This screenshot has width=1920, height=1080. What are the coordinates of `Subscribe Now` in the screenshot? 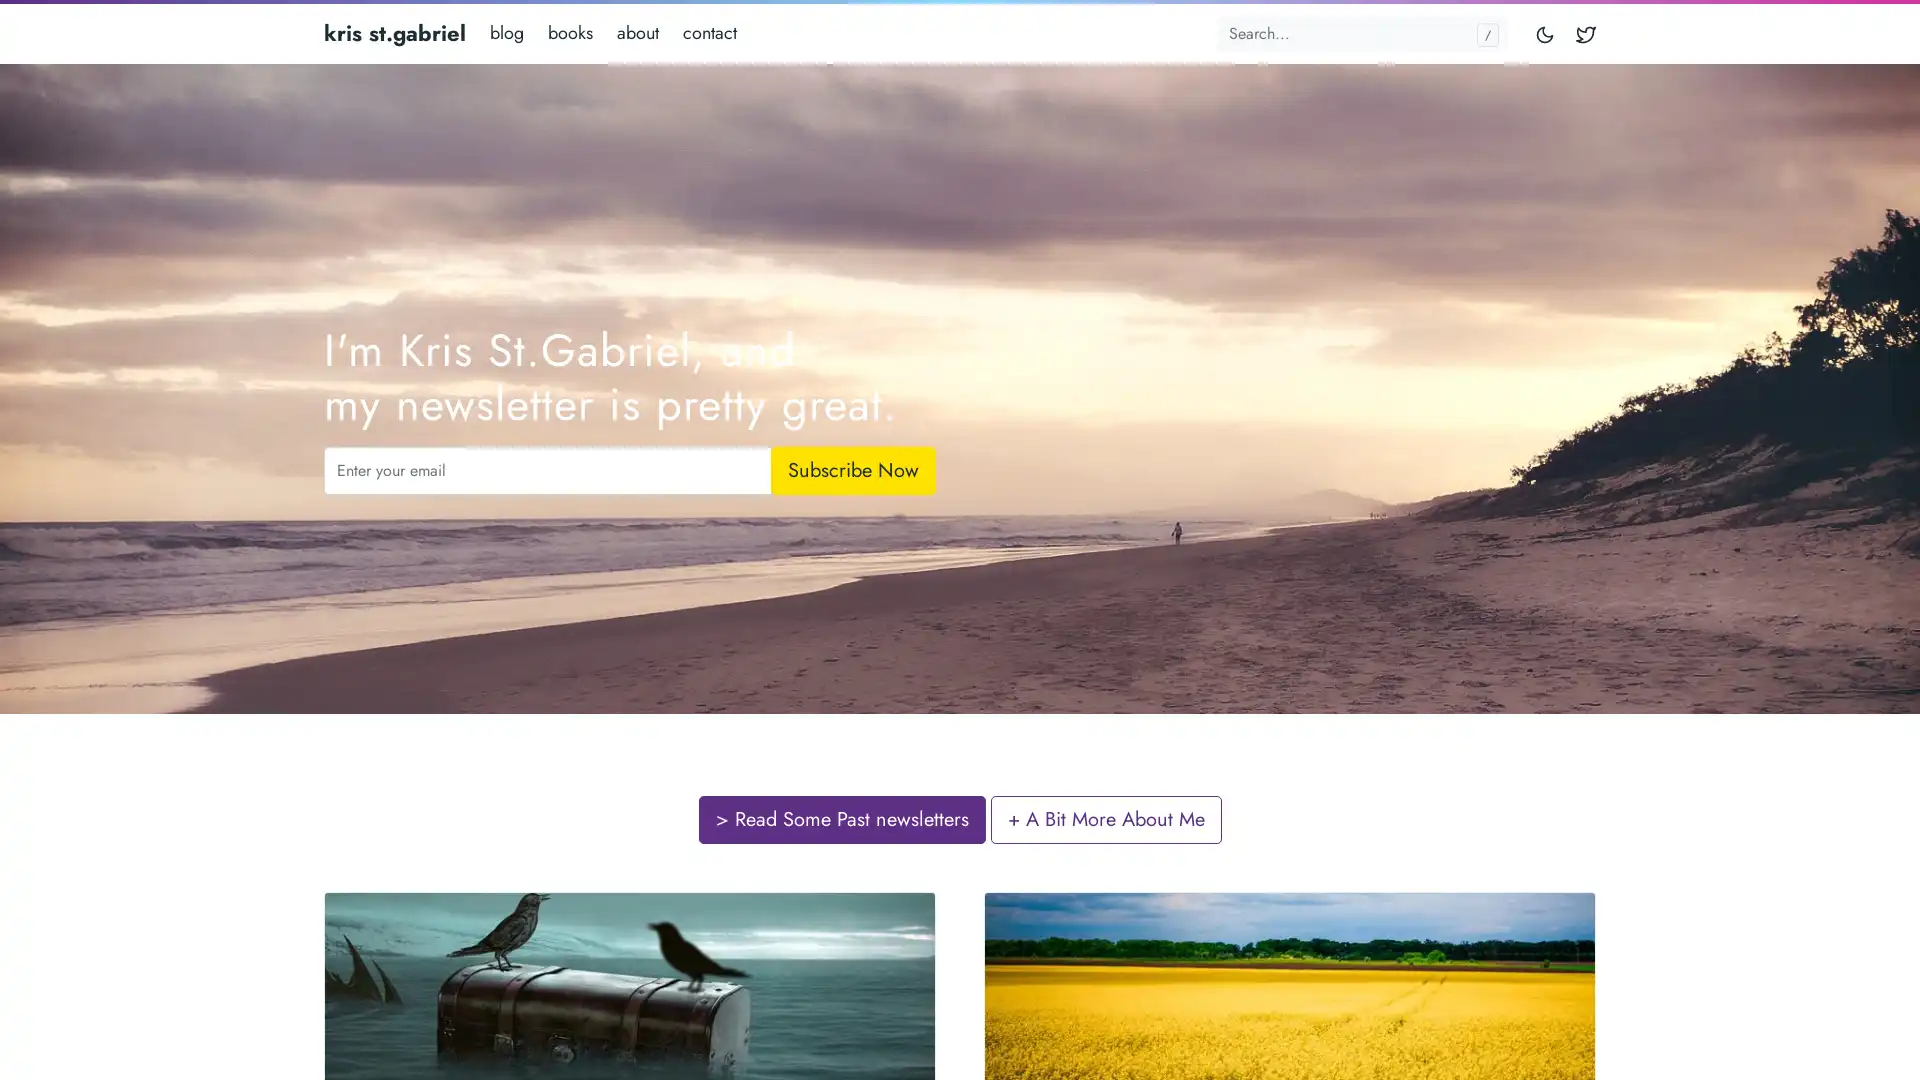 It's located at (853, 470).